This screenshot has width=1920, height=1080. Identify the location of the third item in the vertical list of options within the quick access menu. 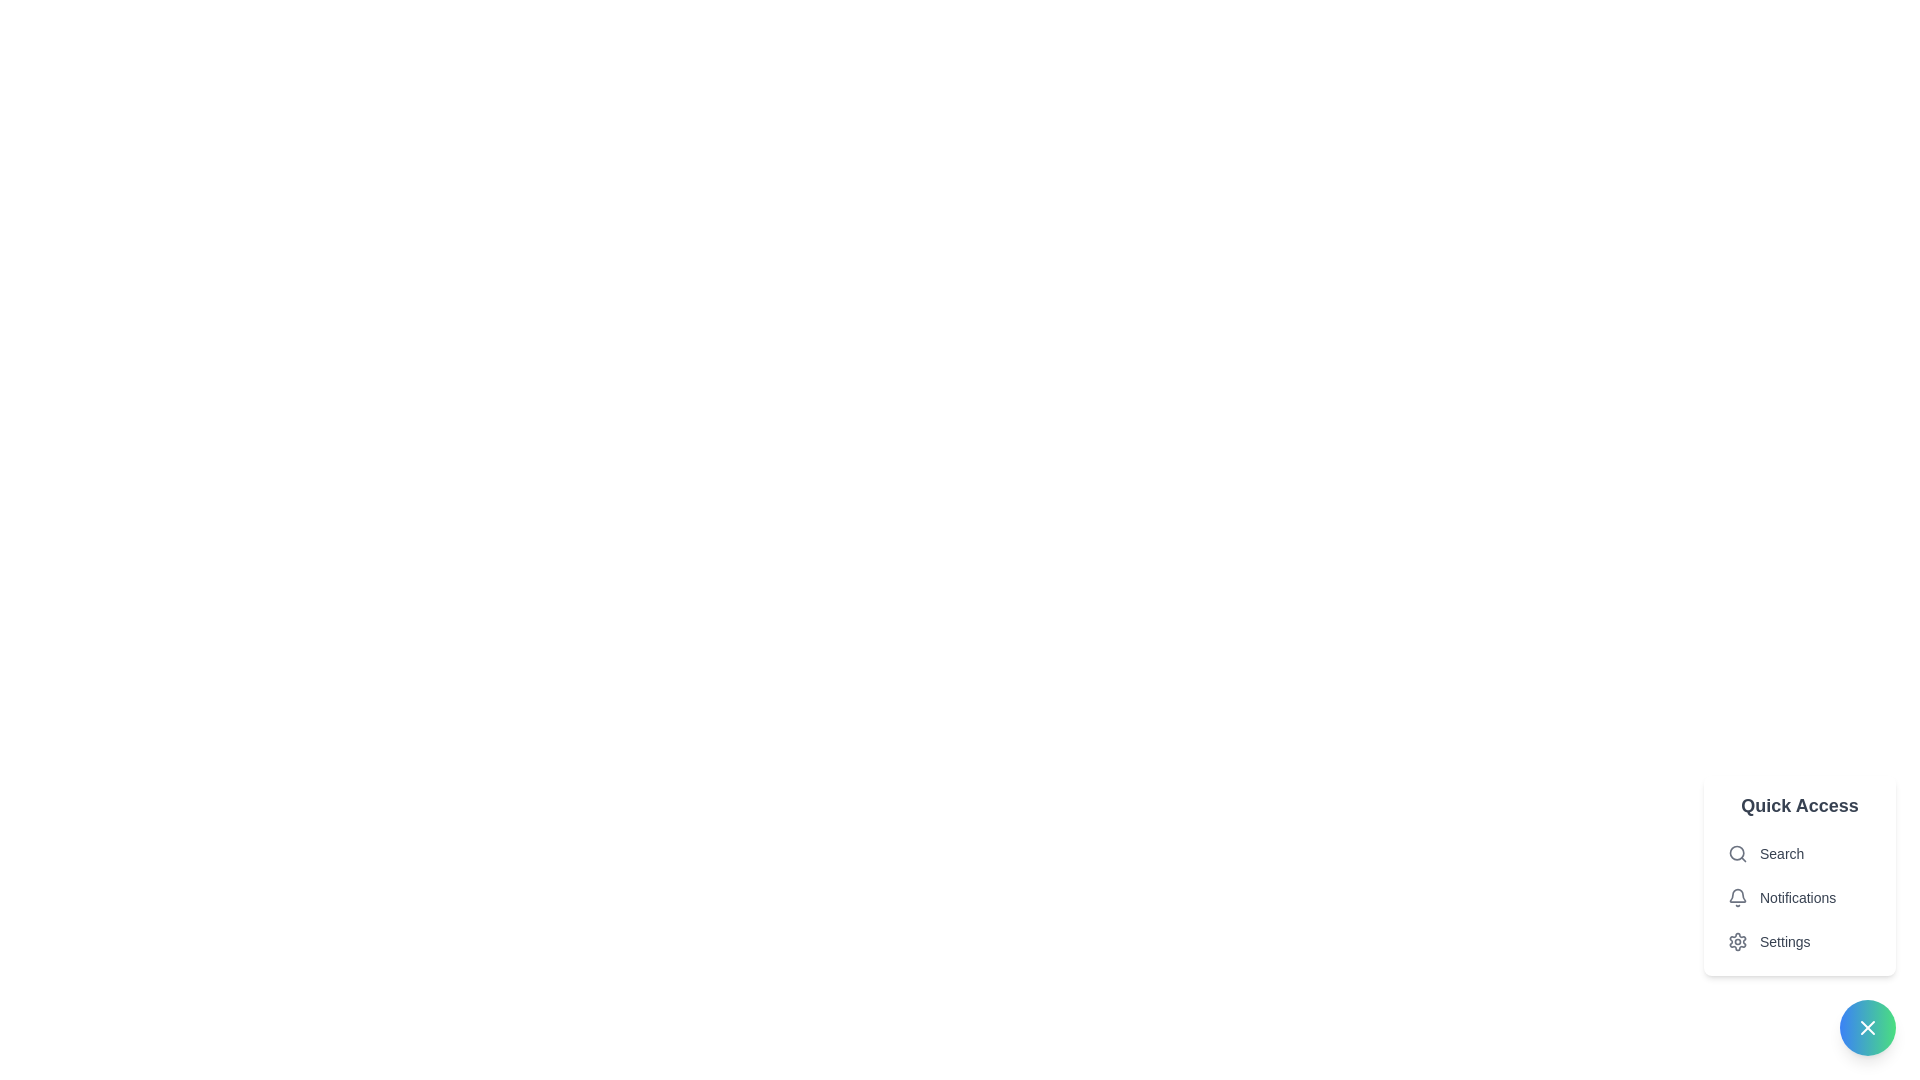
(1800, 941).